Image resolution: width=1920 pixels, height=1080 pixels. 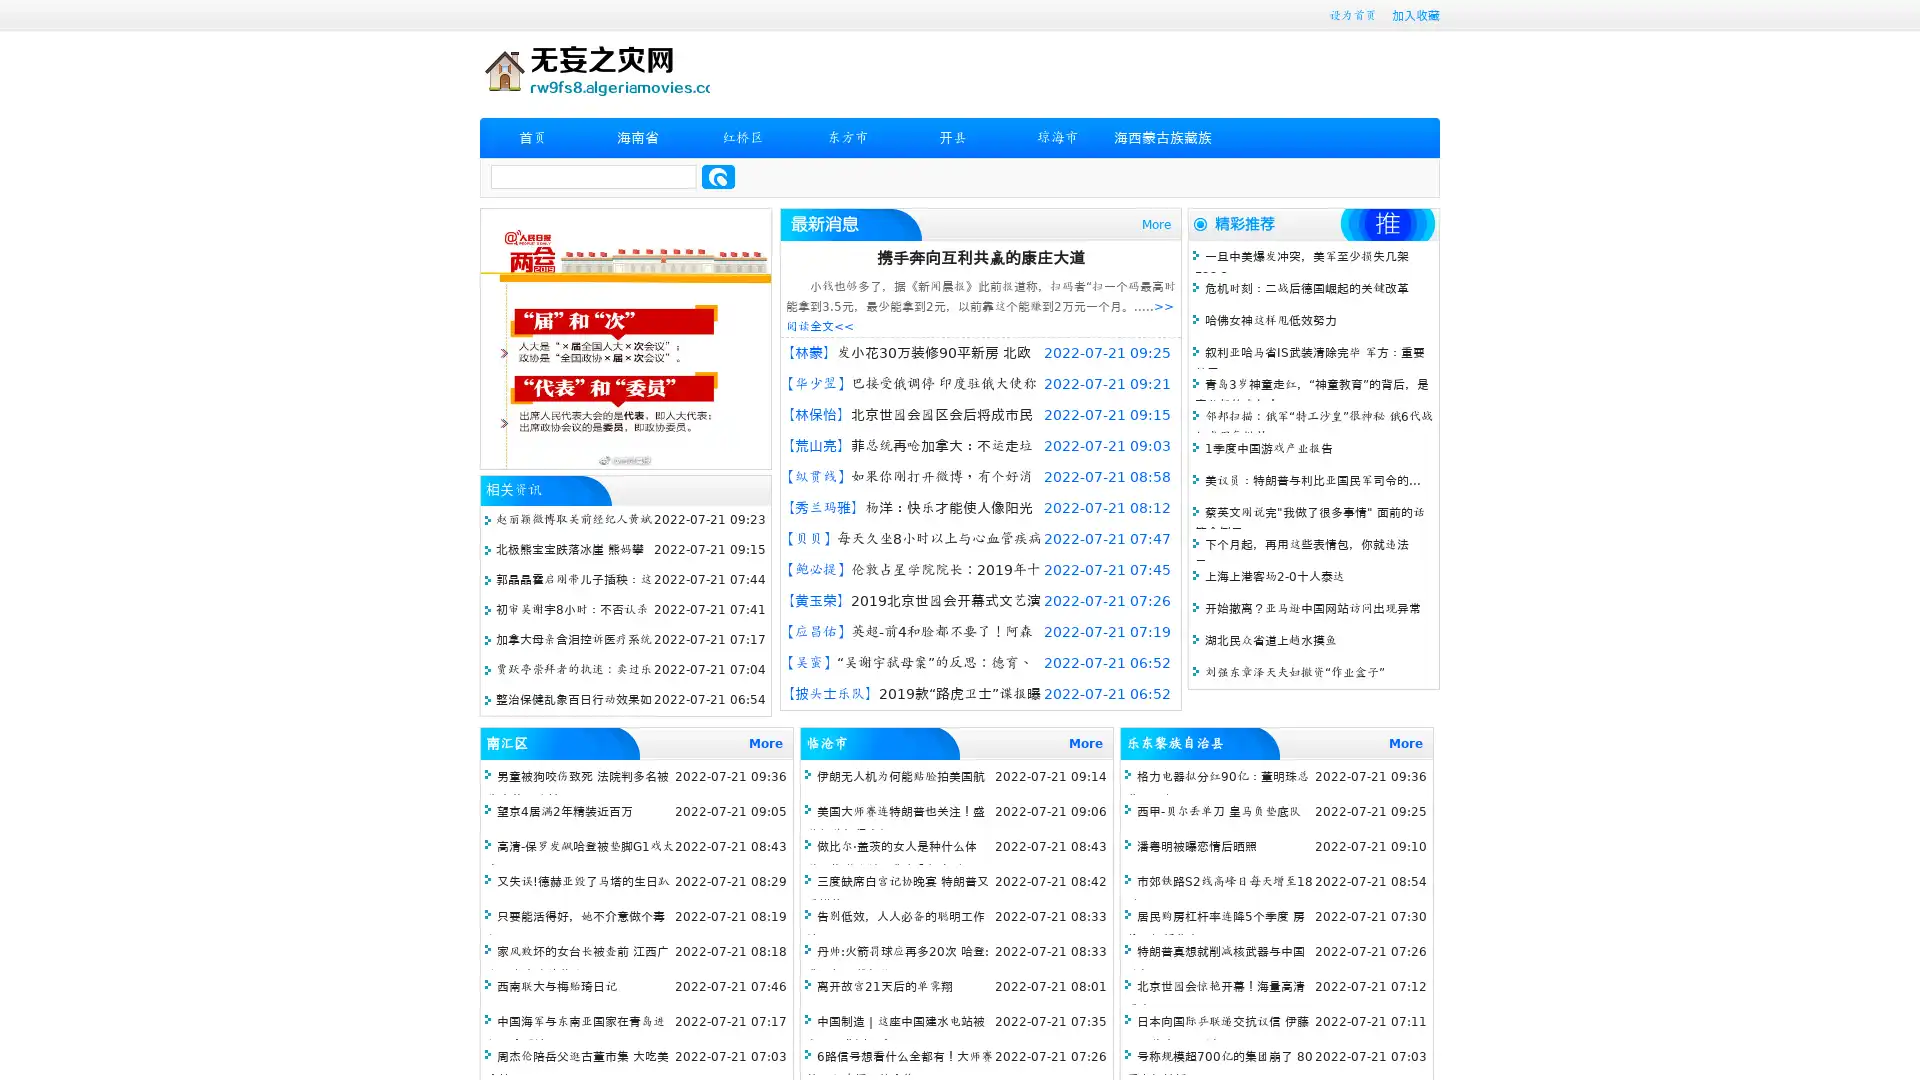 What do you see at coordinates (718, 176) in the screenshot?
I see `Search` at bounding box center [718, 176].